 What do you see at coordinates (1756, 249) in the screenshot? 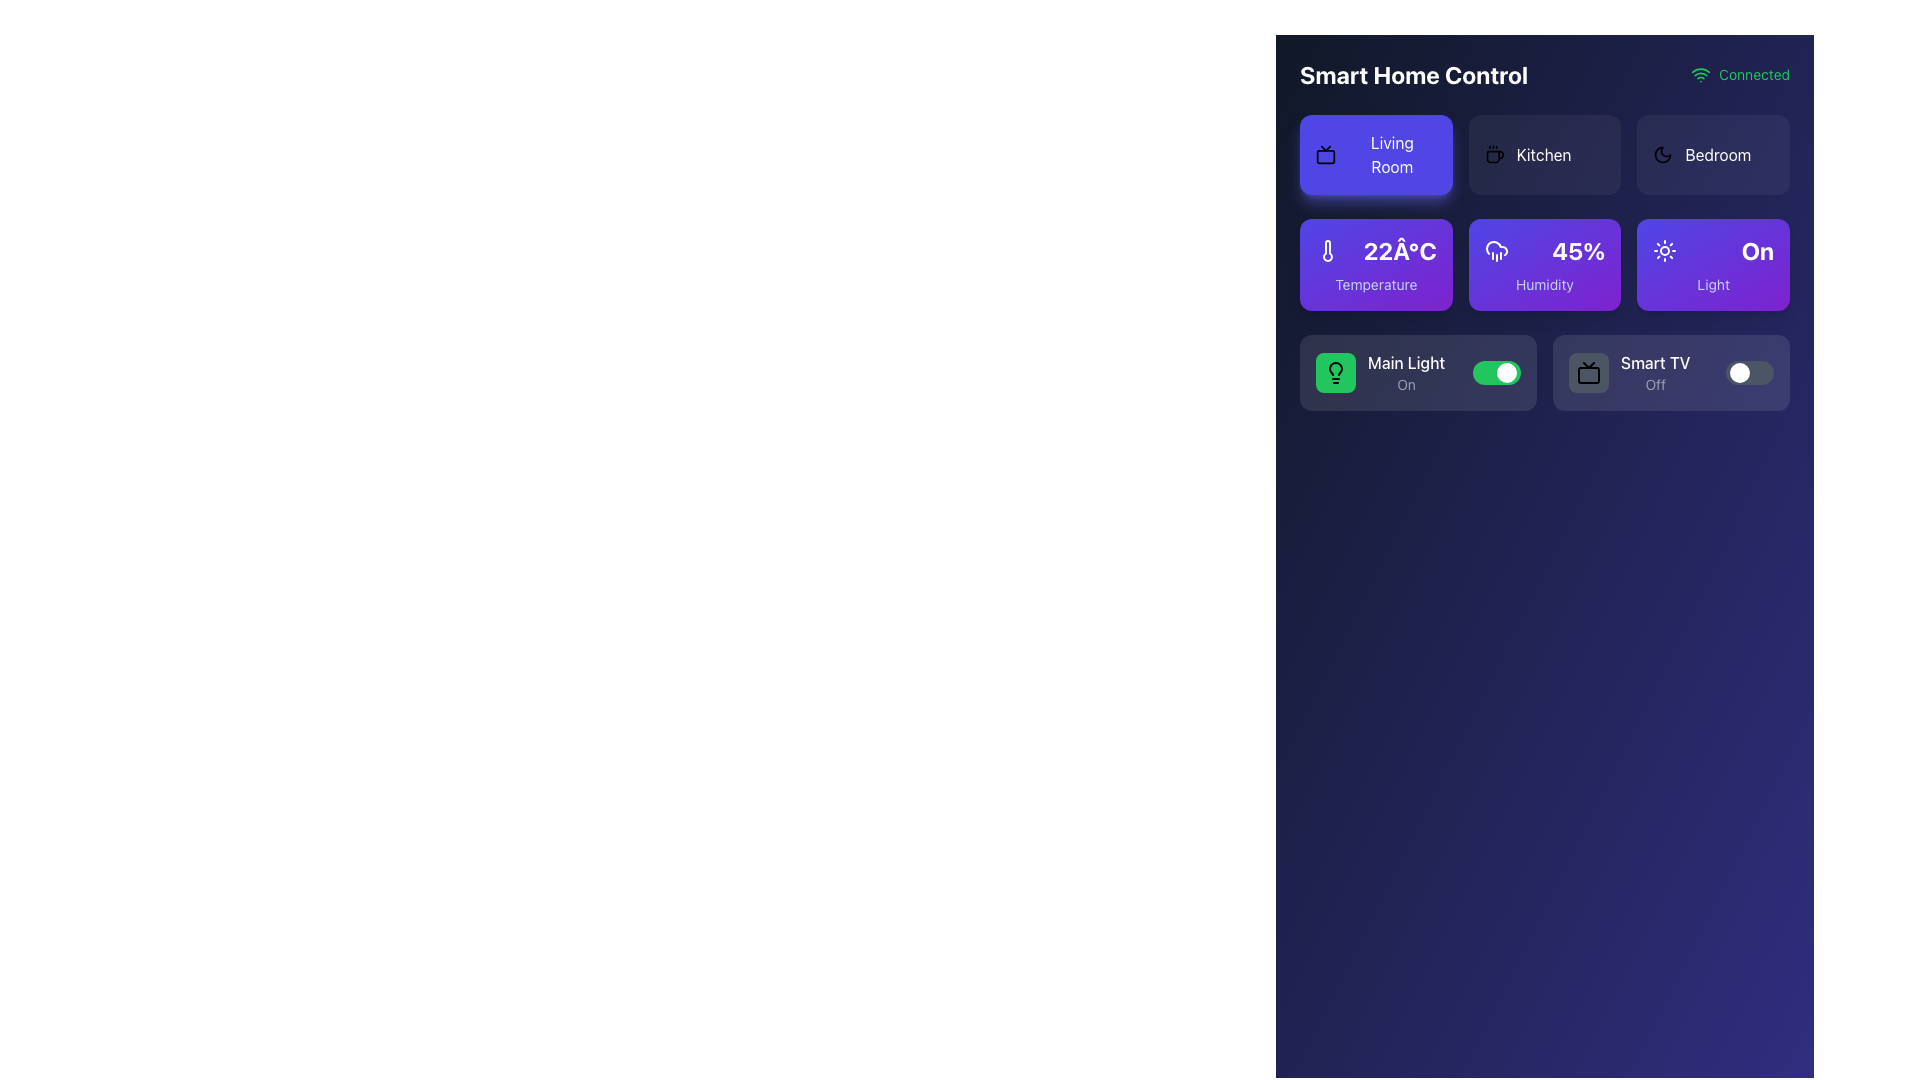
I see `the 'On' status label located at the lower-left corner of the purple button labeled 'Light', which is situated in the second row from the top, to the far right of the interface layout` at bounding box center [1756, 249].